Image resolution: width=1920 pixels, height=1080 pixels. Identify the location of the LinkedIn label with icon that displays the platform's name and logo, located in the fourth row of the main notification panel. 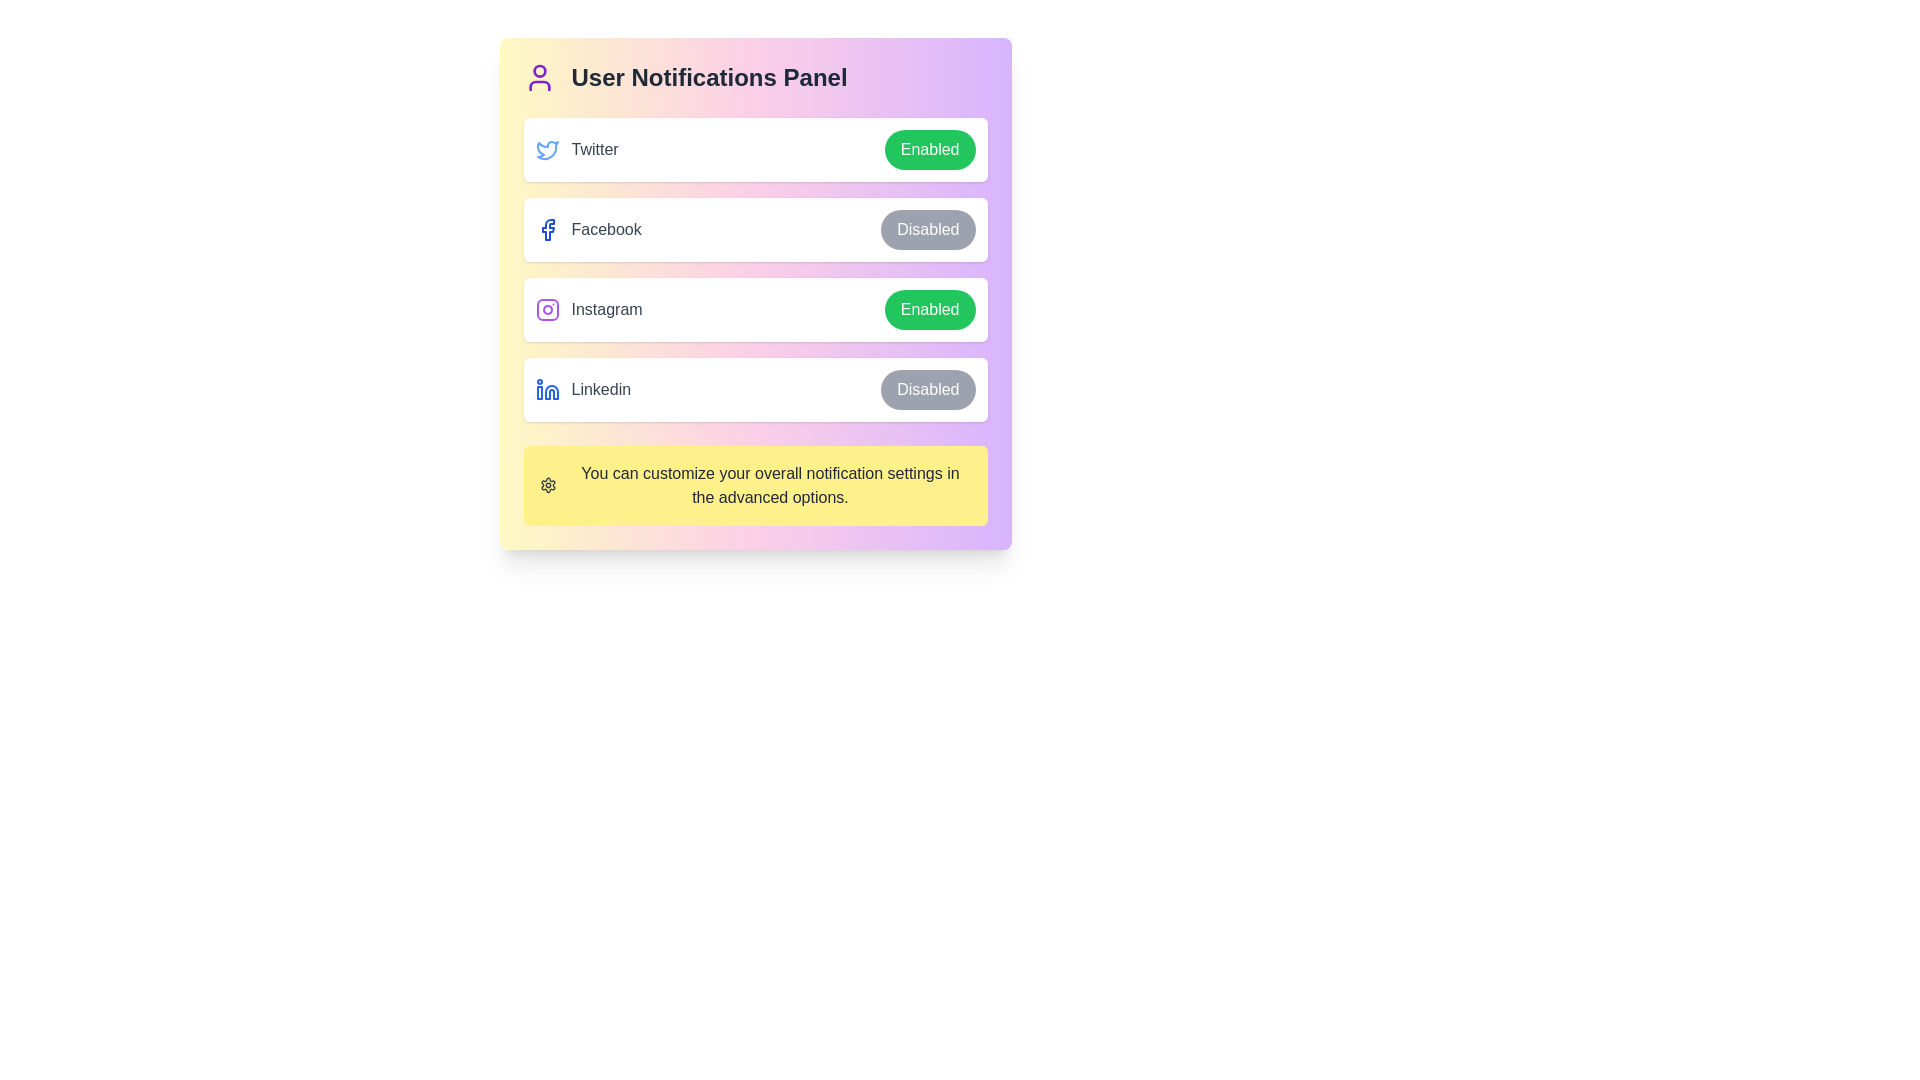
(582, 389).